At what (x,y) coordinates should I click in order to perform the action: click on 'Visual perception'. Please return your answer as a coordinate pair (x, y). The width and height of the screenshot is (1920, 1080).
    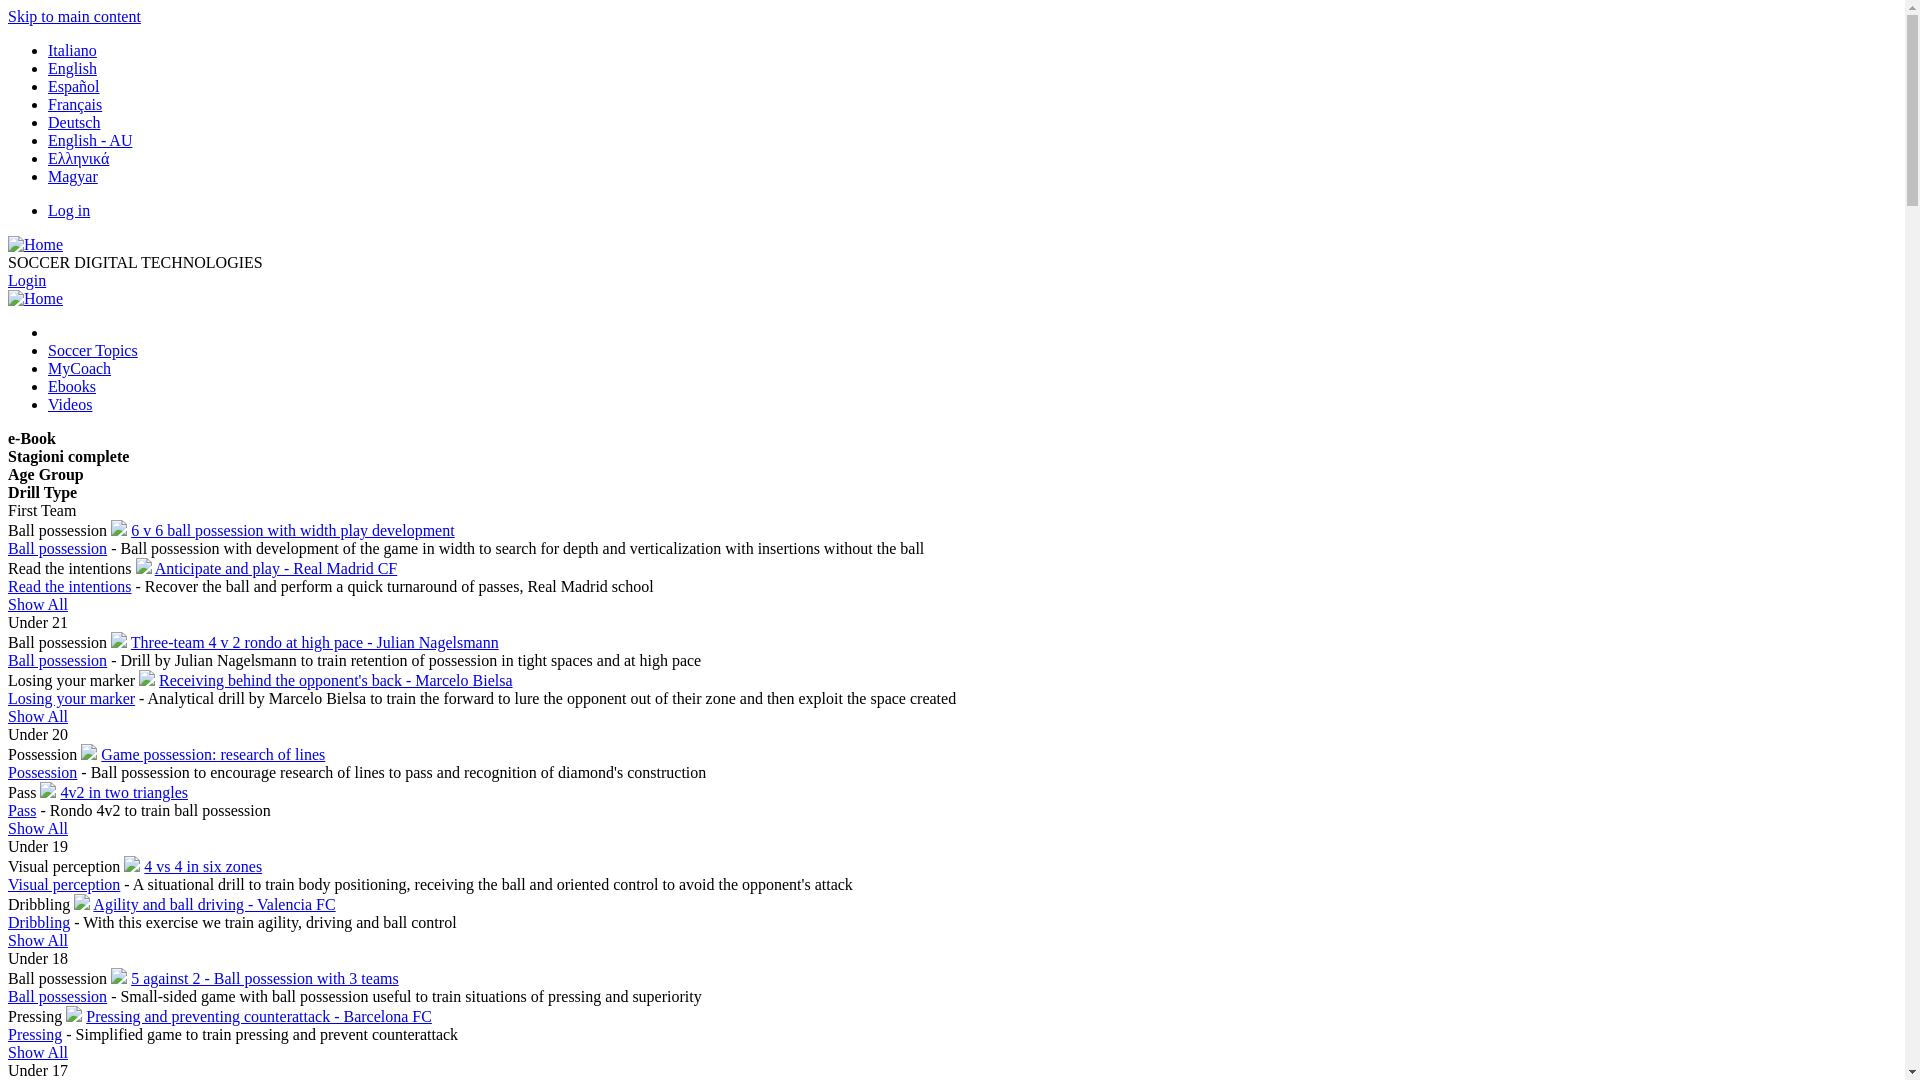
    Looking at the image, I should click on (63, 883).